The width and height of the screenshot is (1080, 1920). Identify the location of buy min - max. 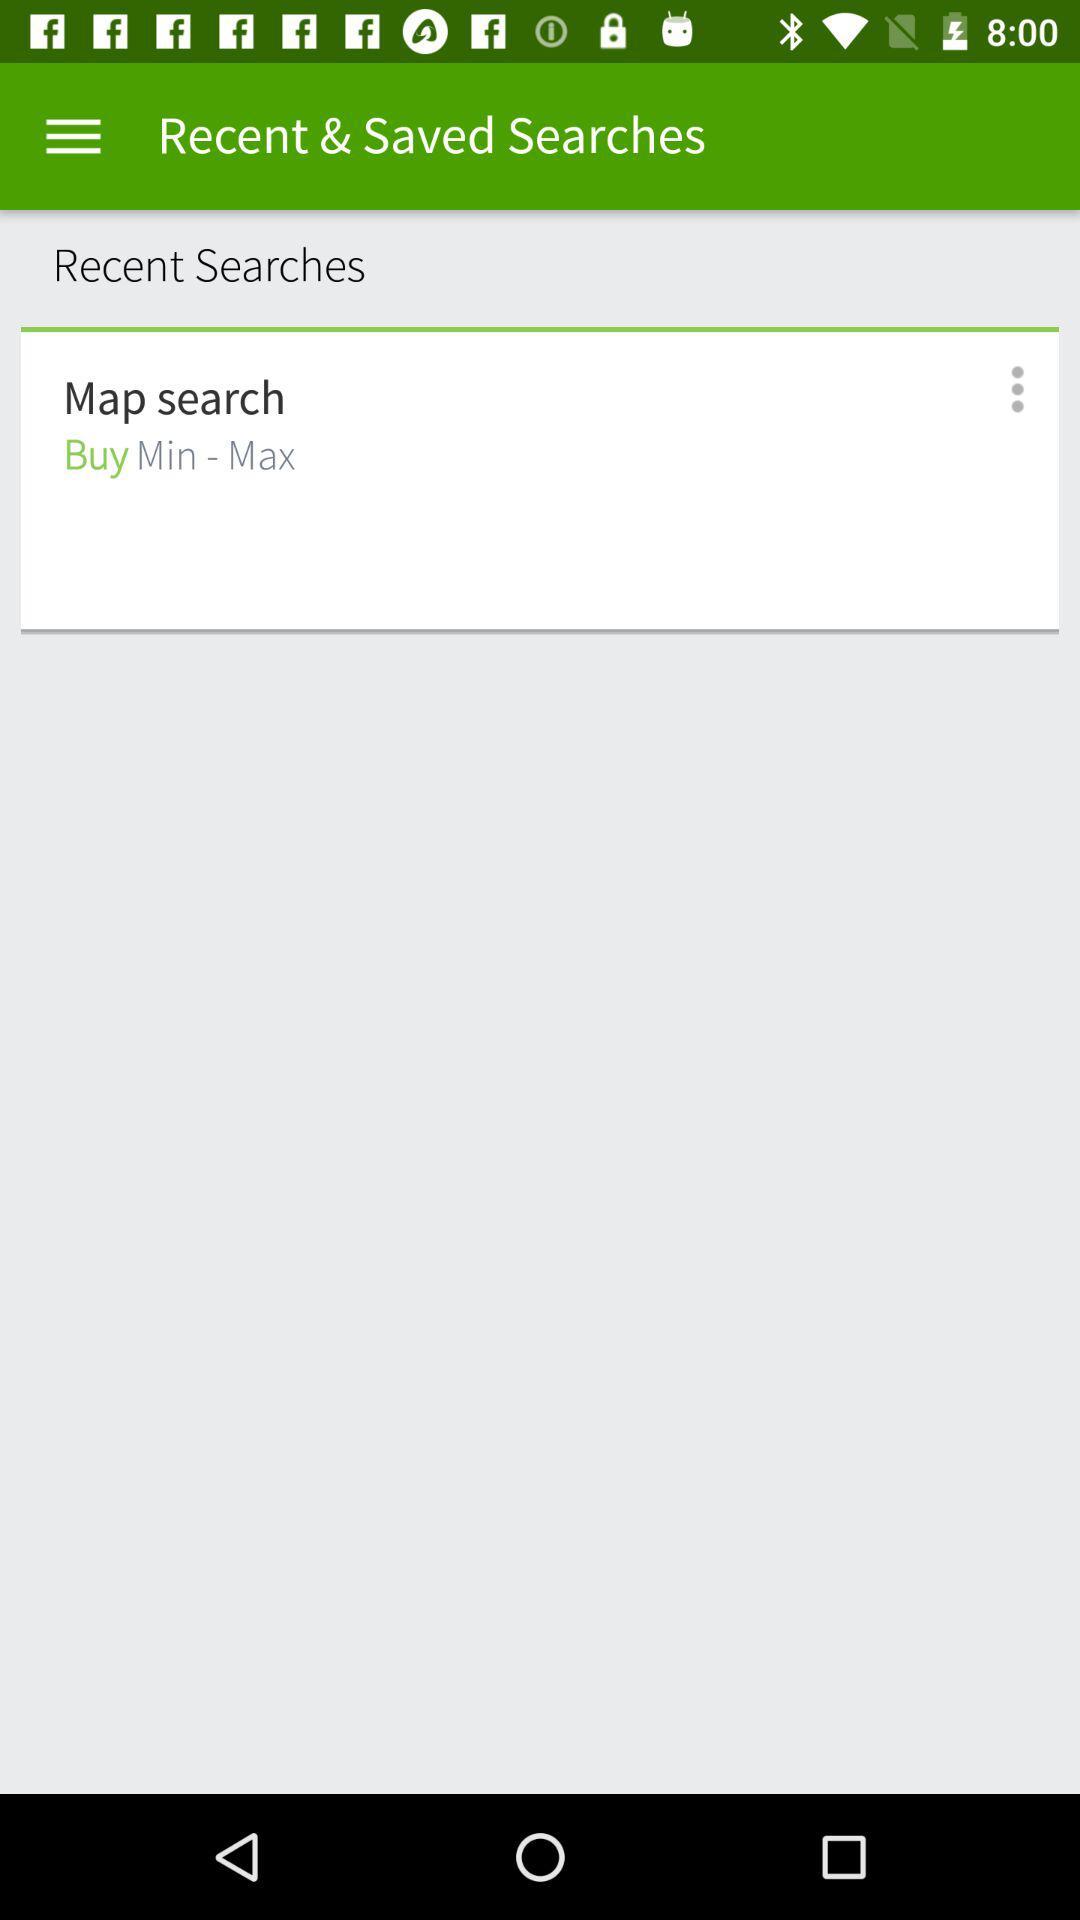
(178, 455).